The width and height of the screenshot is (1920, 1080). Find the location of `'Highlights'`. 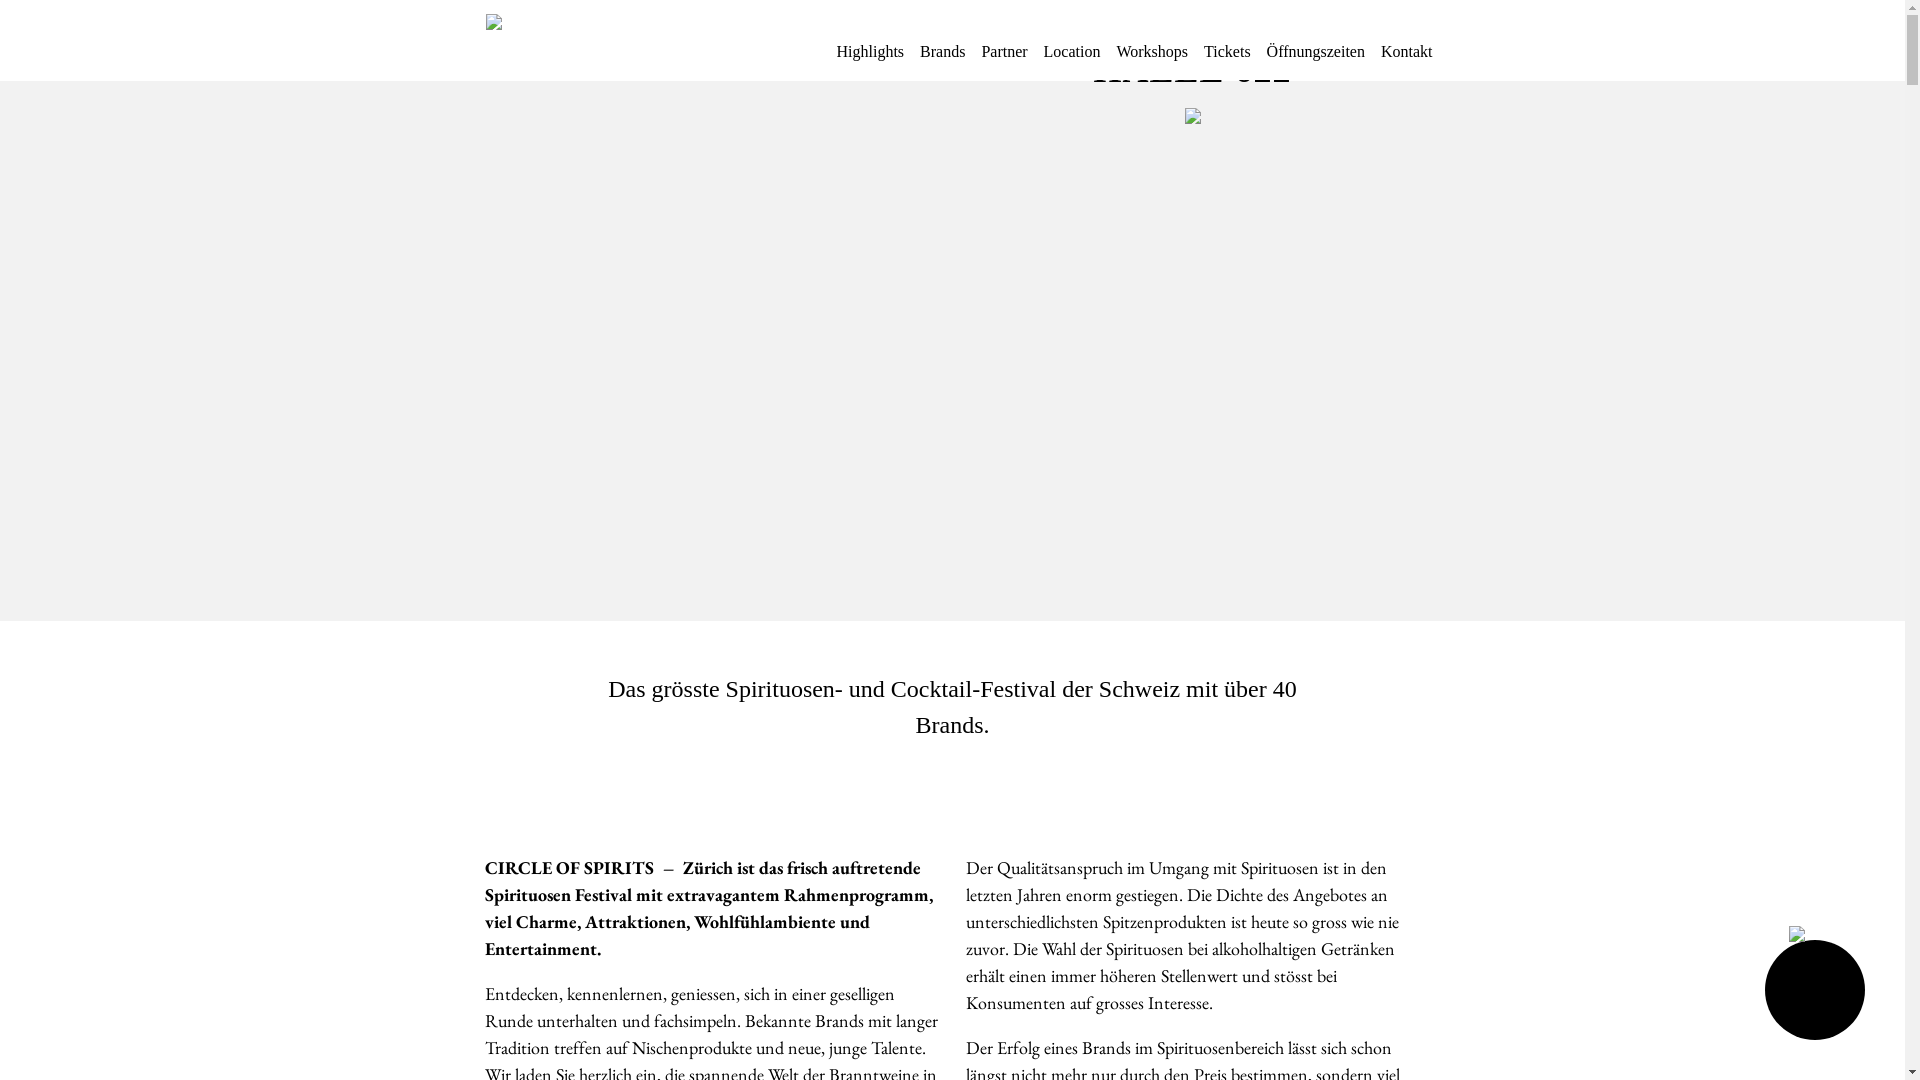

'Highlights' is located at coordinates (869, 59).